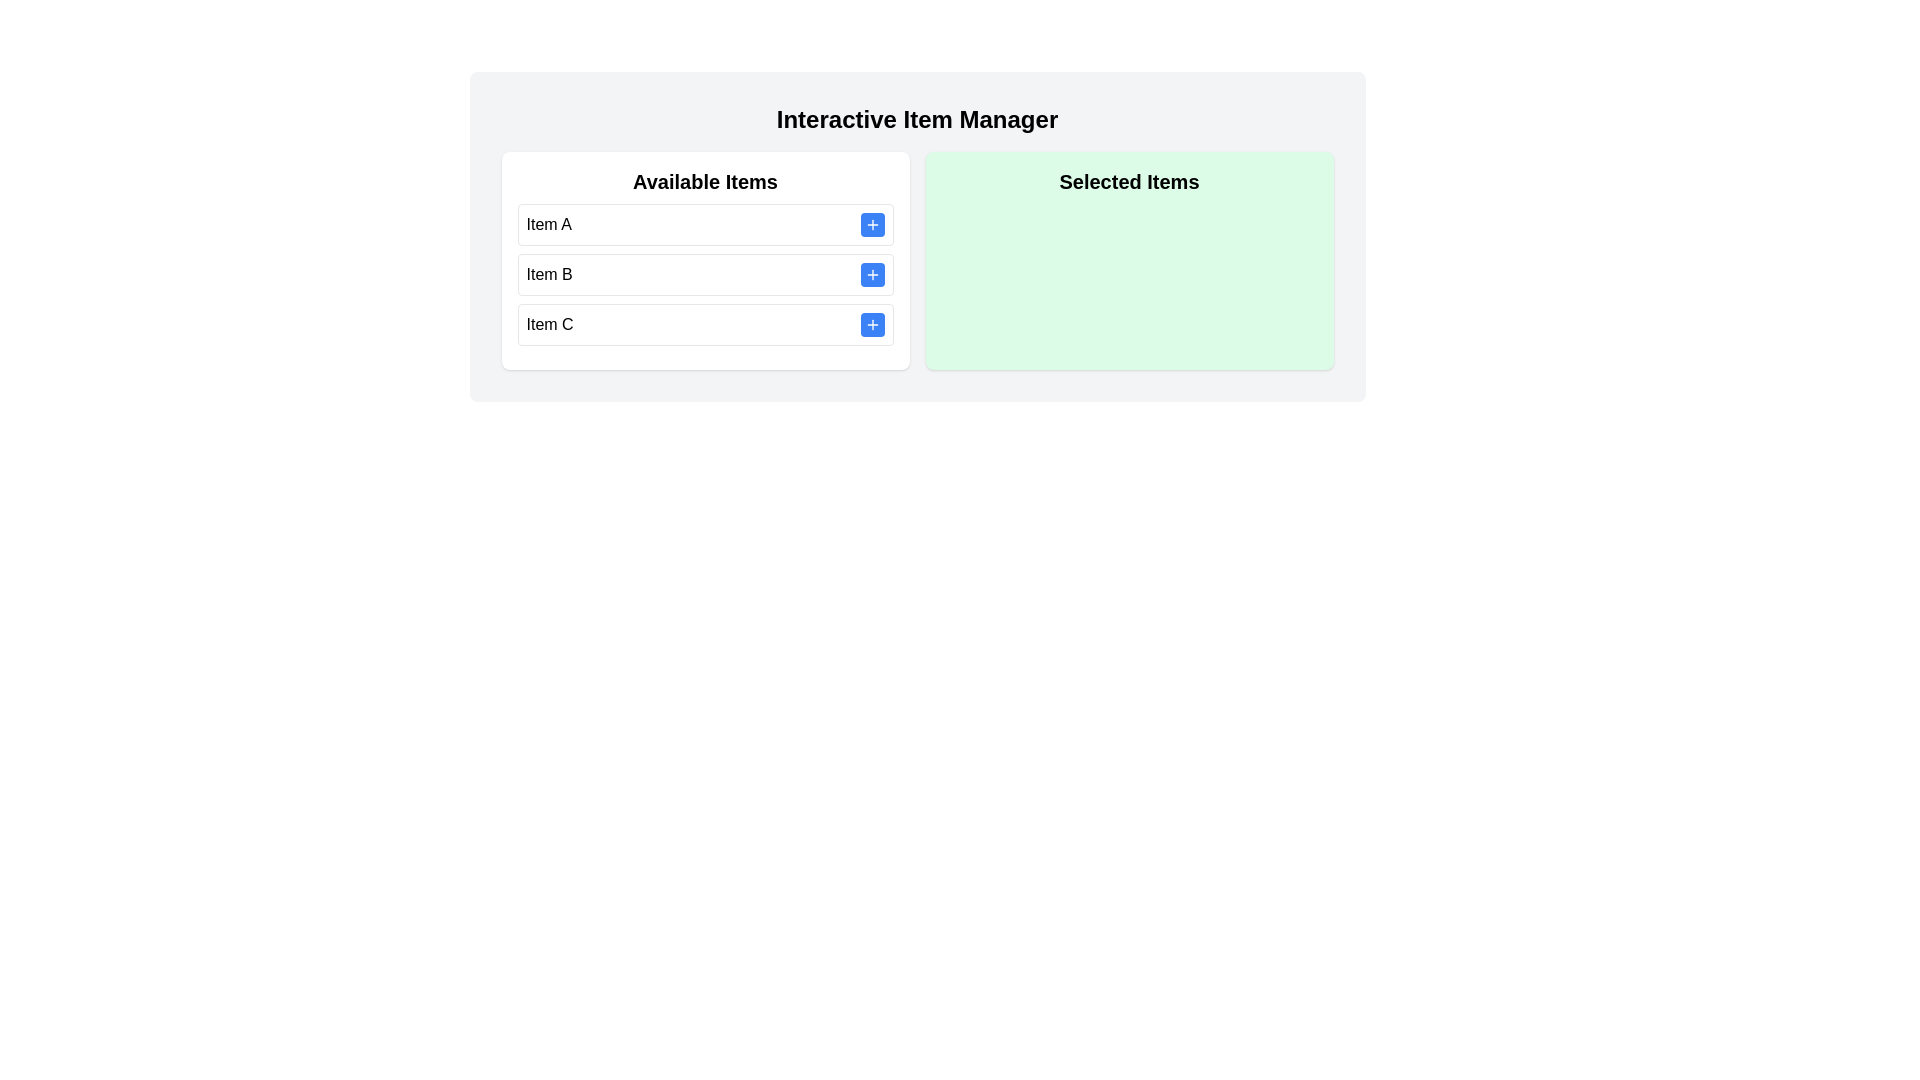  I want to click on the button located in the lower portion of the 'Available Items' section, to the right of 'Item C', which is the third button in a vertical list, so click(872, 323).